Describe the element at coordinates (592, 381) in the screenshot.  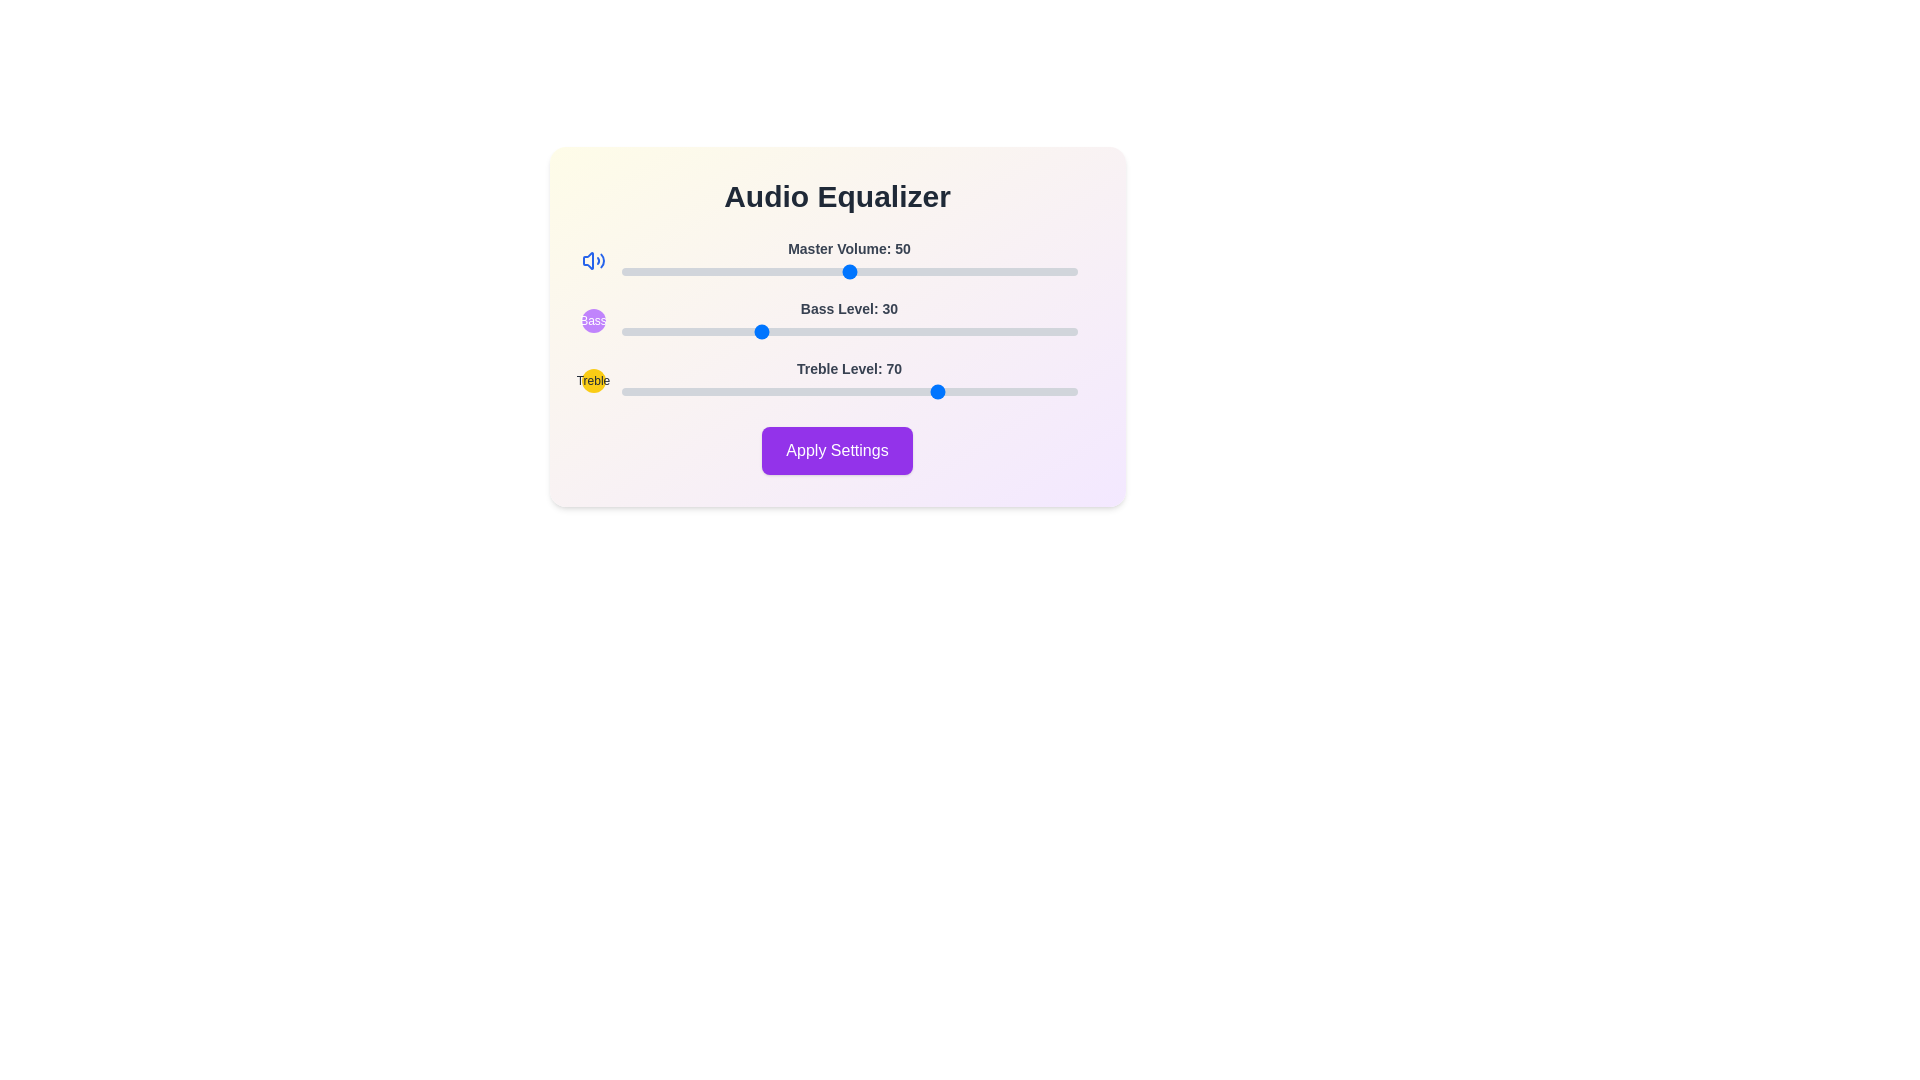
I see `the circular badge labeled 'Treble' with a bright yellow background and black text, located in the Treble section of the audio equalizer interface` at that location.